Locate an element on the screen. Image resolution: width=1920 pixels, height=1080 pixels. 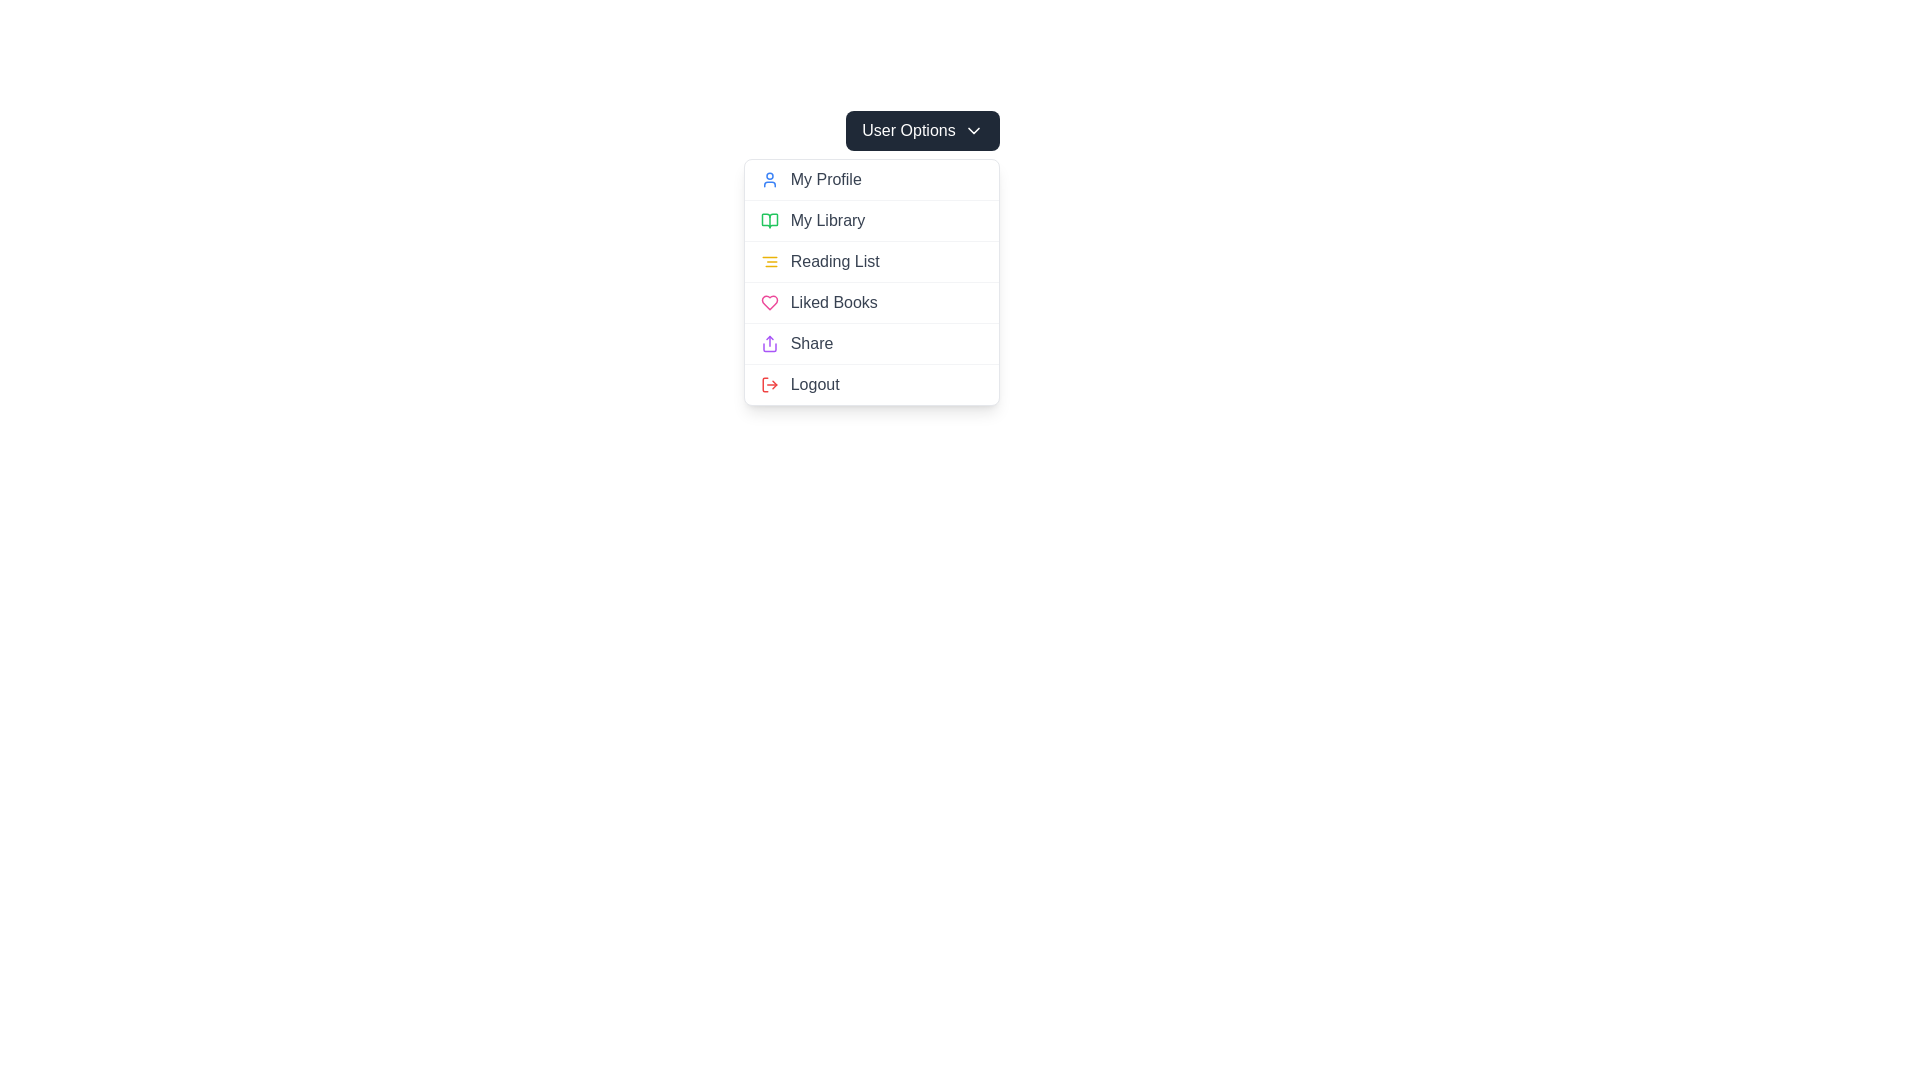
the third menu item labeled 'Reading List' located below the 'User Options' header is located at coordinates (871, 260).